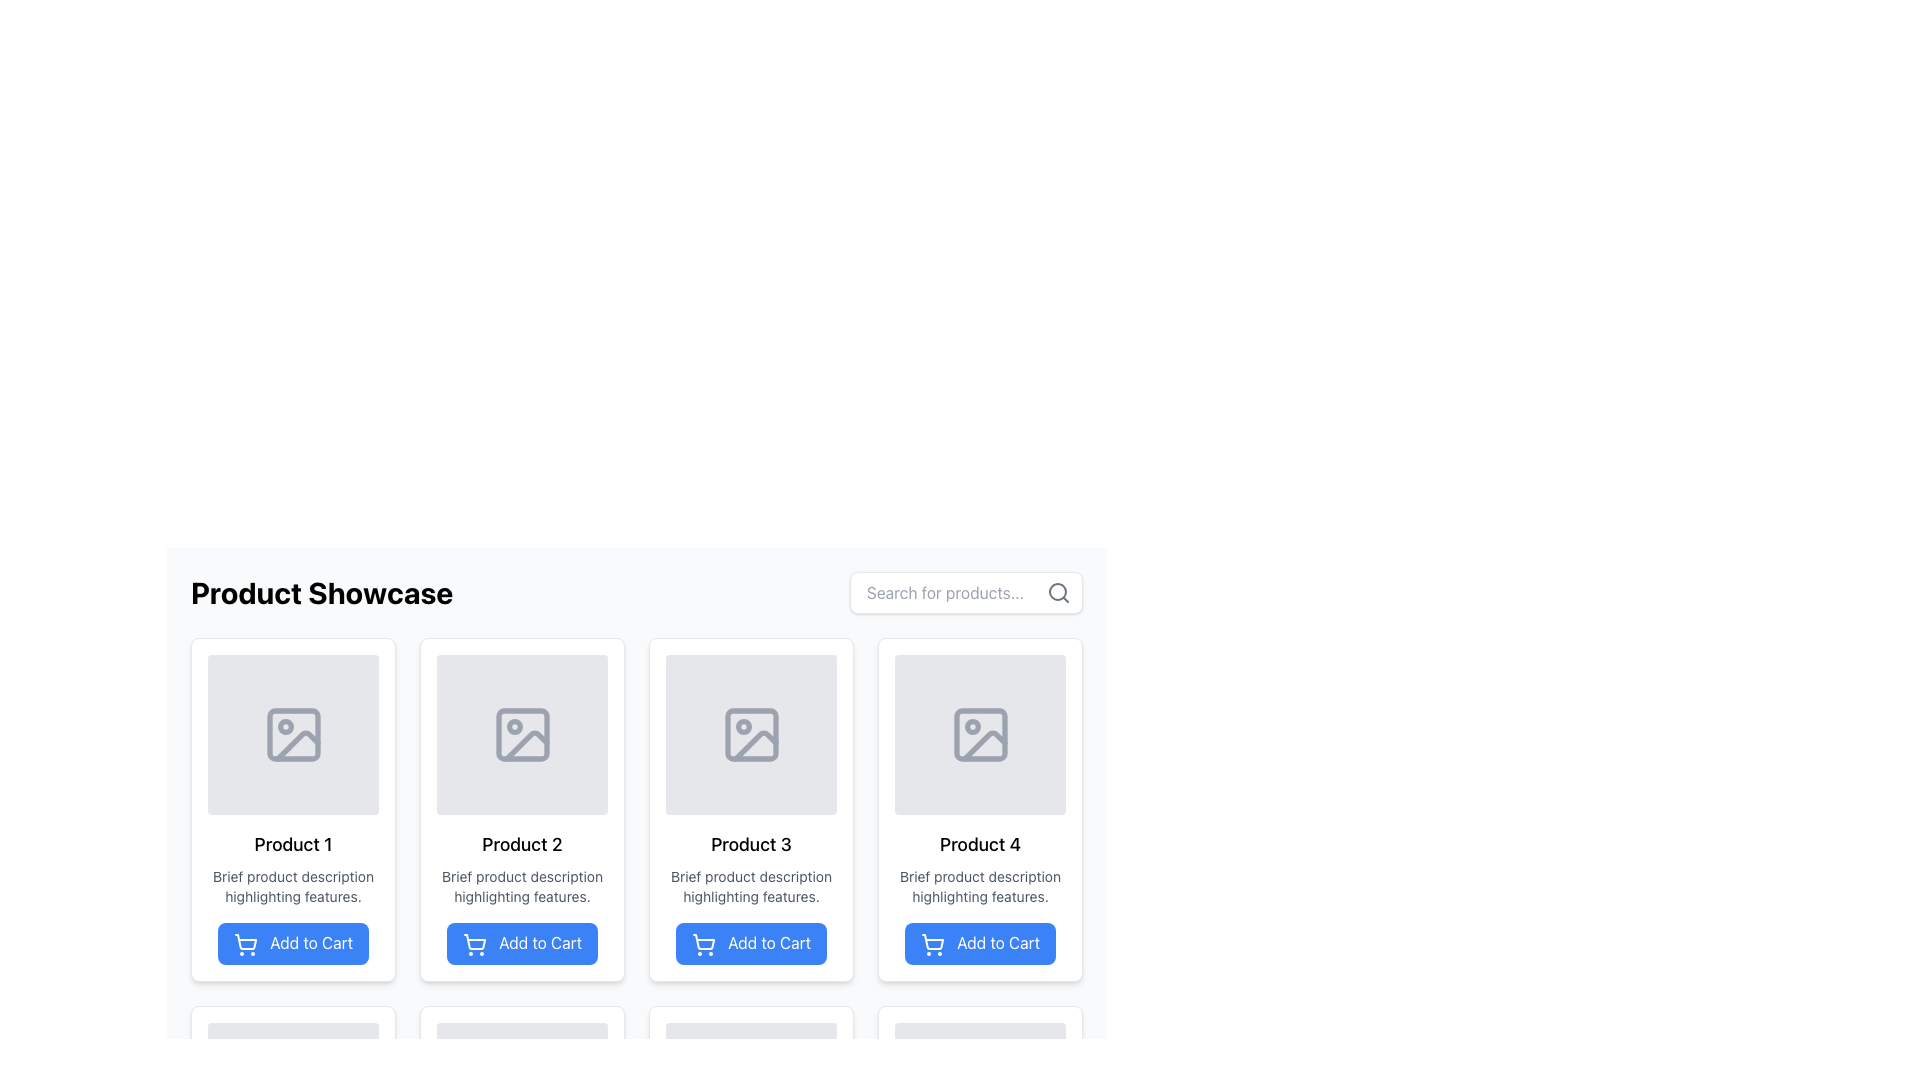 The image size is (1920, 1080). Describe the element at coordinates (1056, 590) in the screenshot. I see `attributes of the Circle SVG element located at the center of the magnifying glass icon in the search bar` at that location.